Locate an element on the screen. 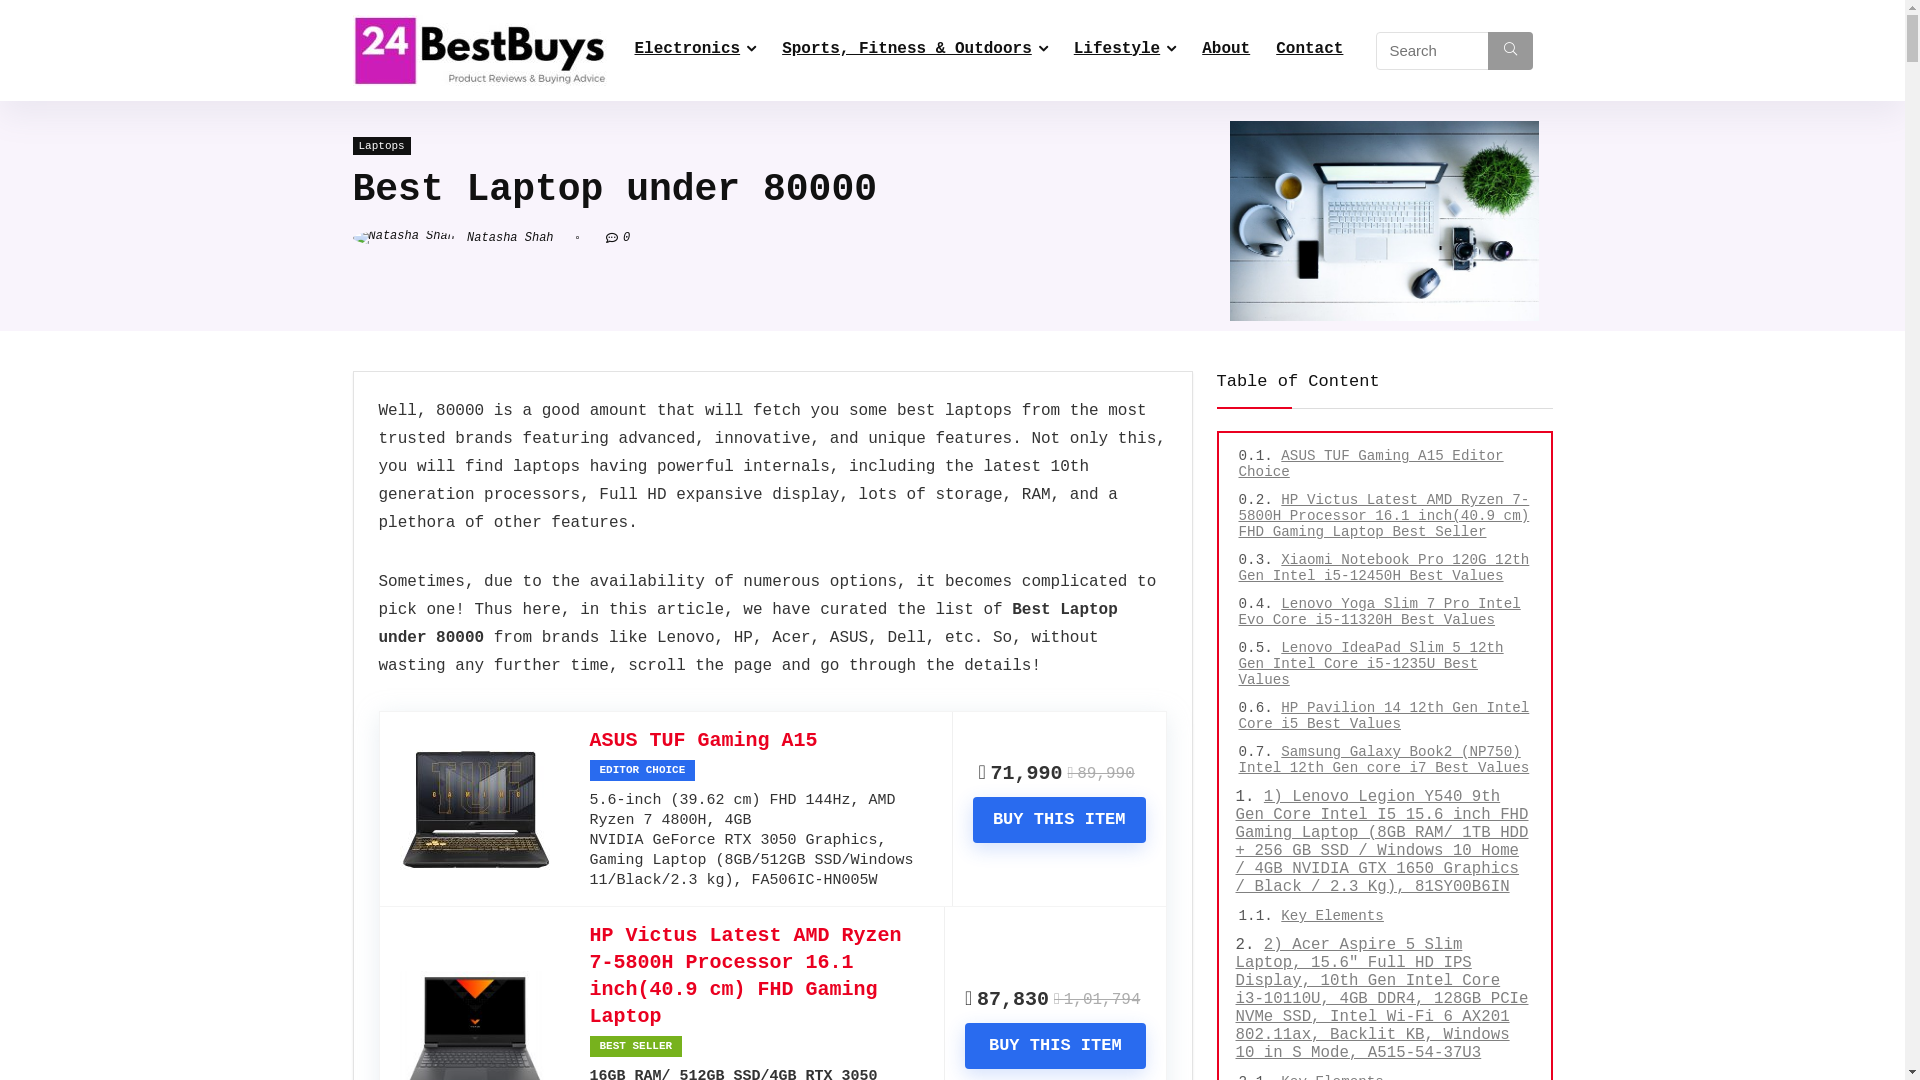 This screenshot has height=1080, width=1920. 'Sports, Fitness & Outdoors' is located at coordinates (914, 49).